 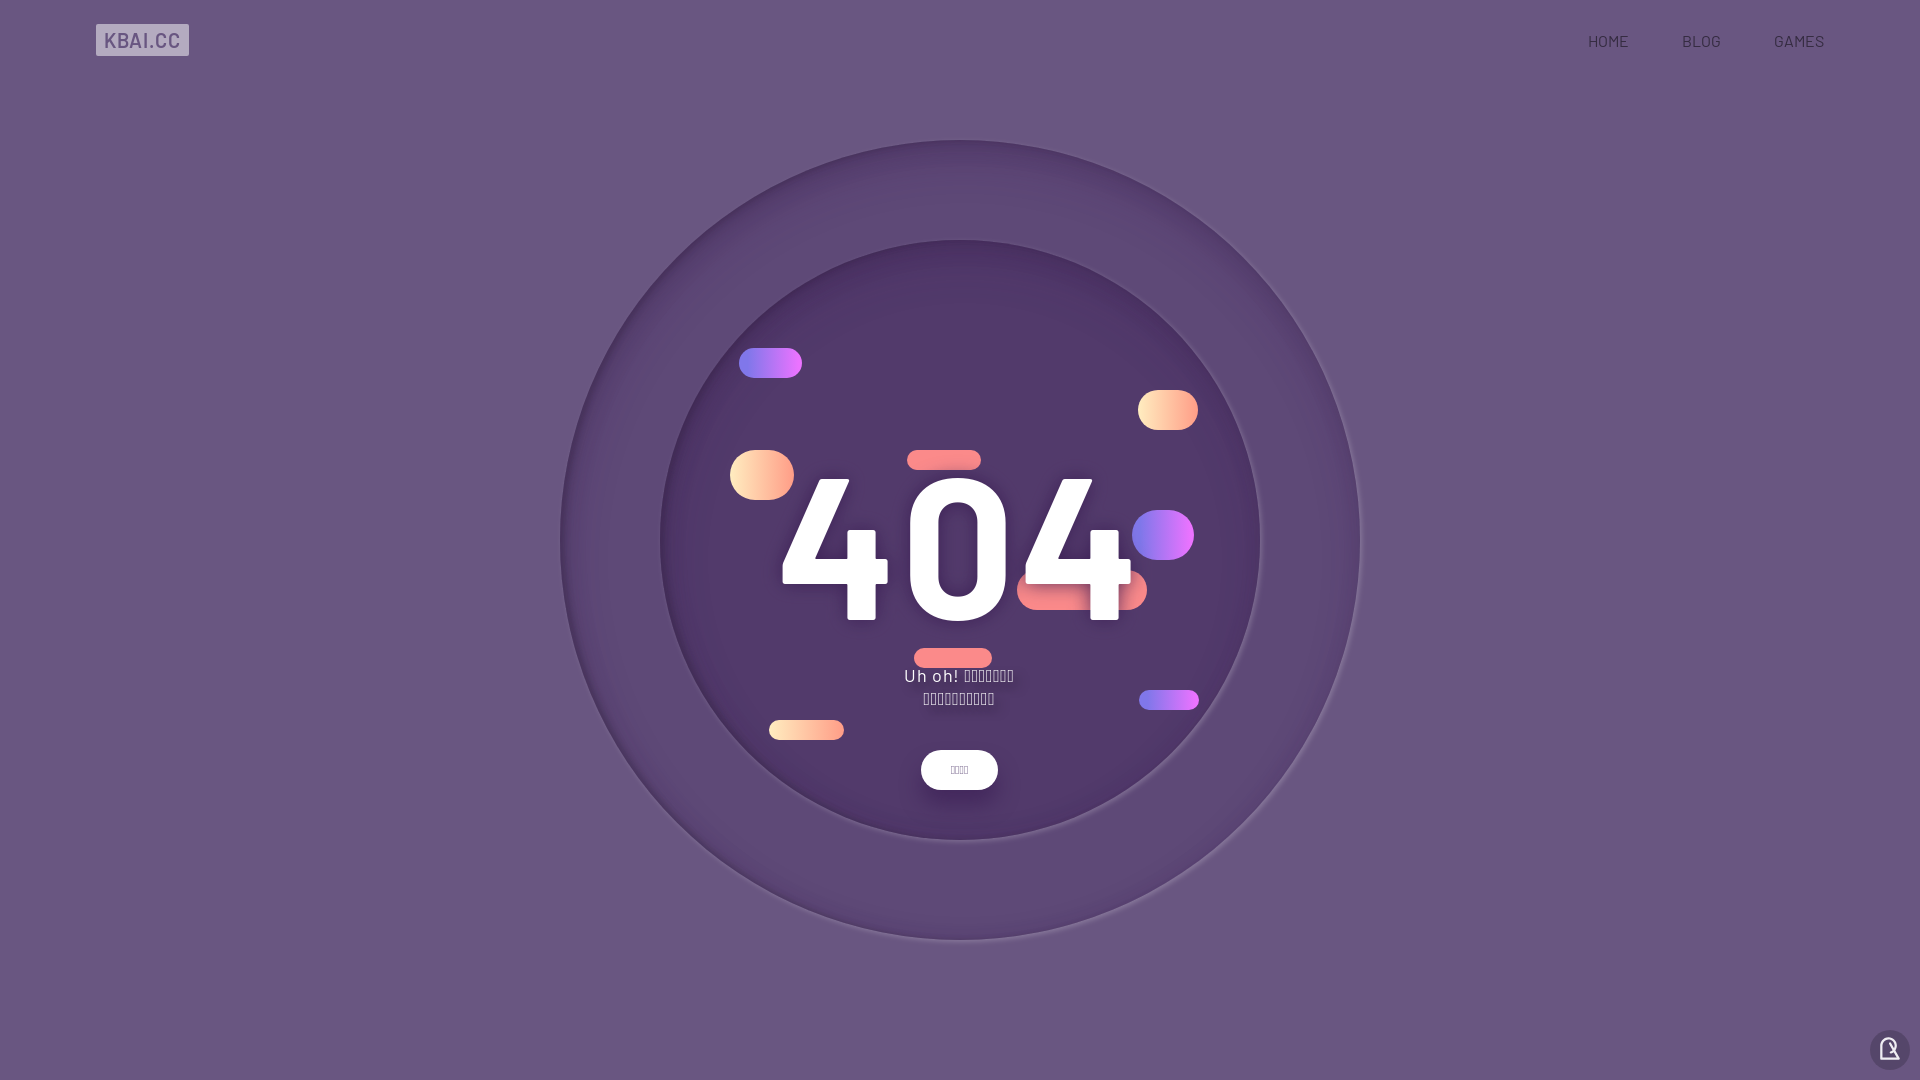 What do you see at coordinates (1608, 39) in the screenshot?
I see `'HOME'` at bounding box center [1608, 39].